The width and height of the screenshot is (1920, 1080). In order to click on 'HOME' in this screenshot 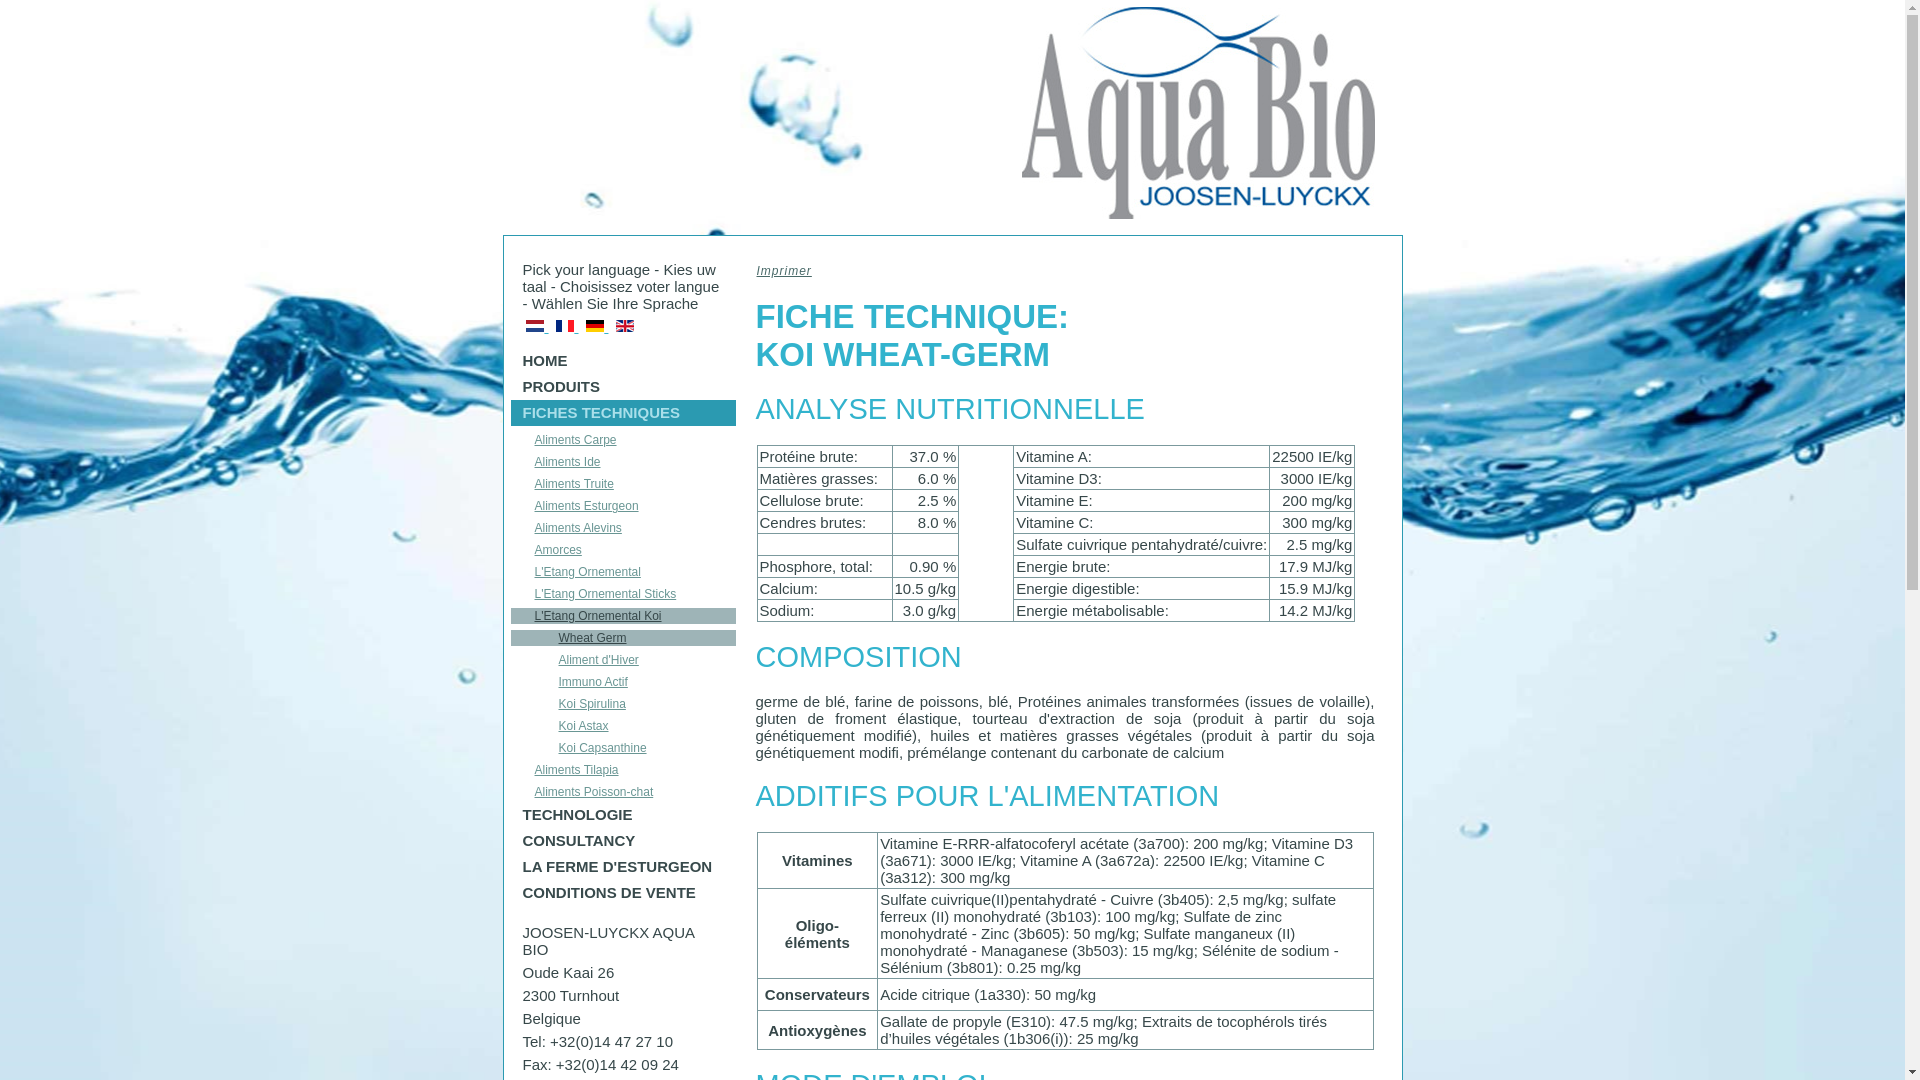, I will do `click(621, 361)`.